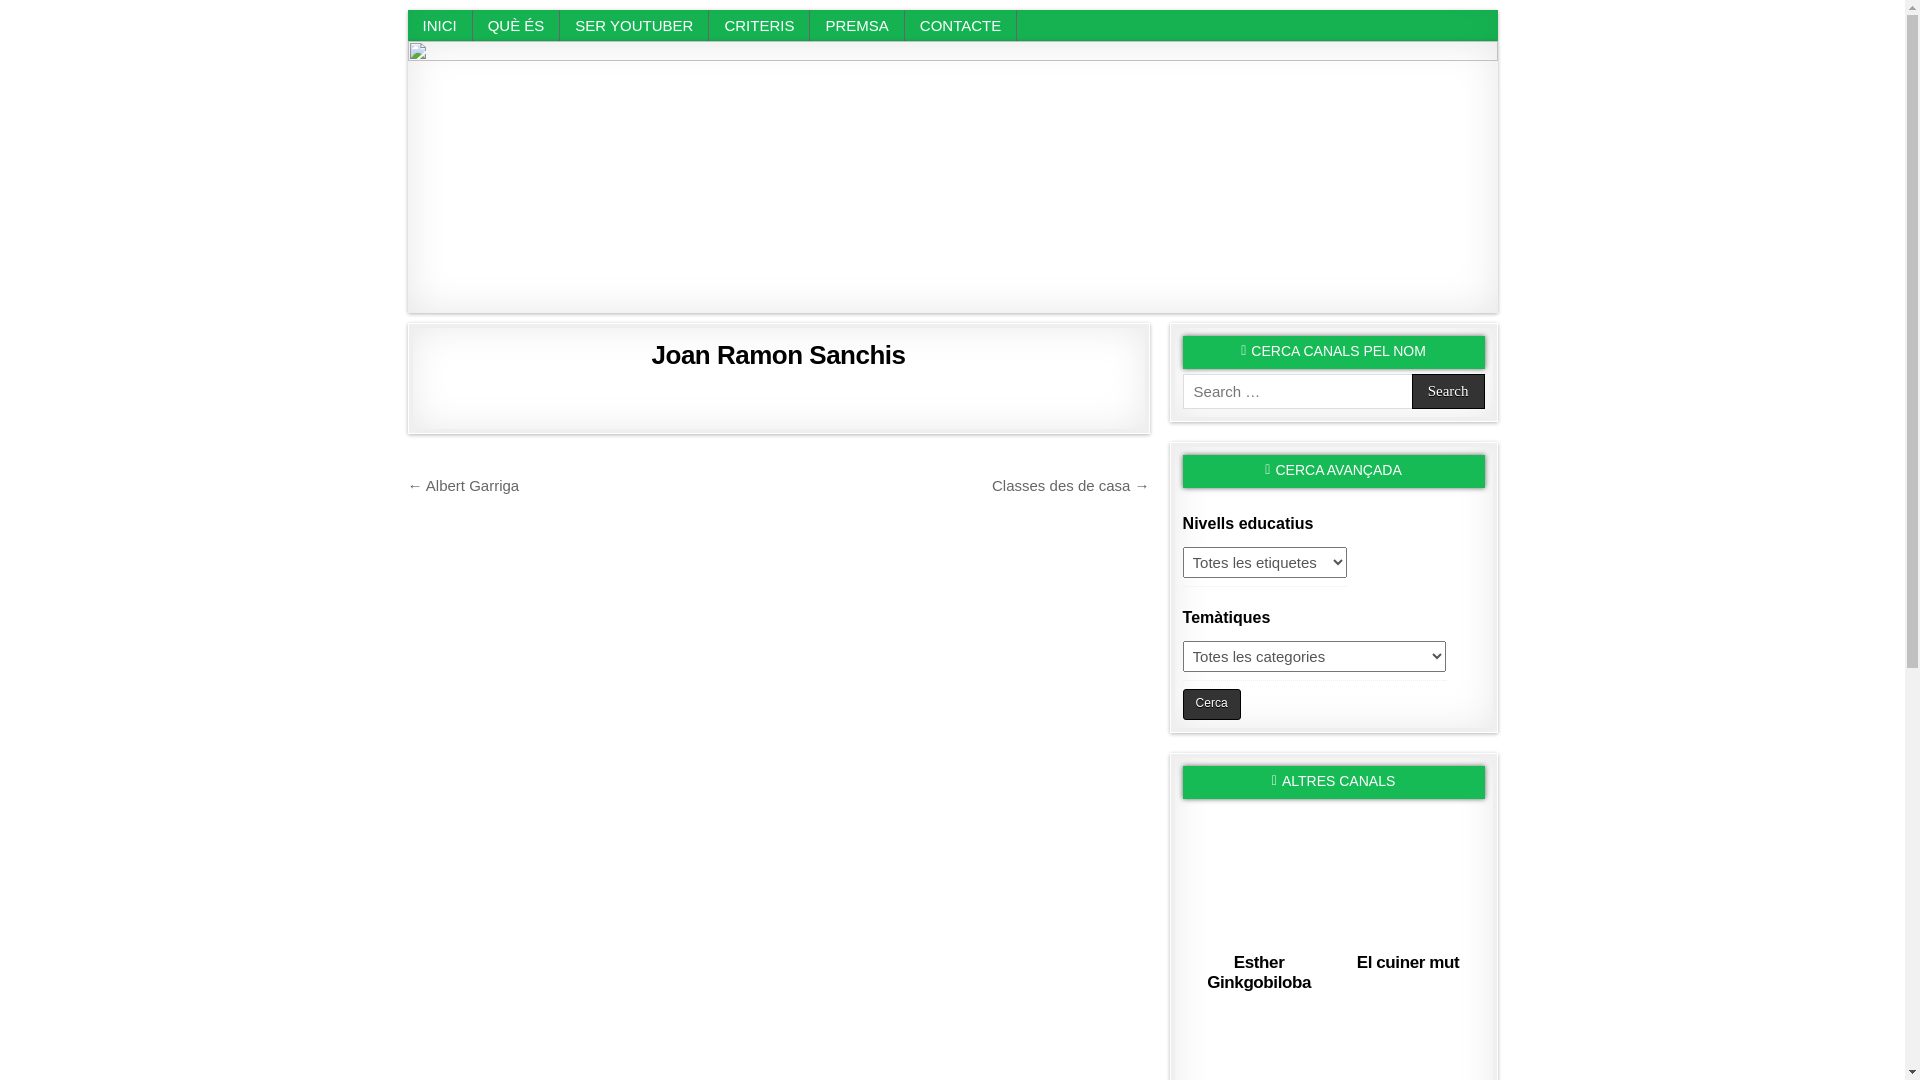 The height and width of the screenshot is (1080, 1920). What do you see at coordinates (777, 353) in the screenshot?
I see `'Joan Ramon Sanchis'` at bounding box center [777, 353].